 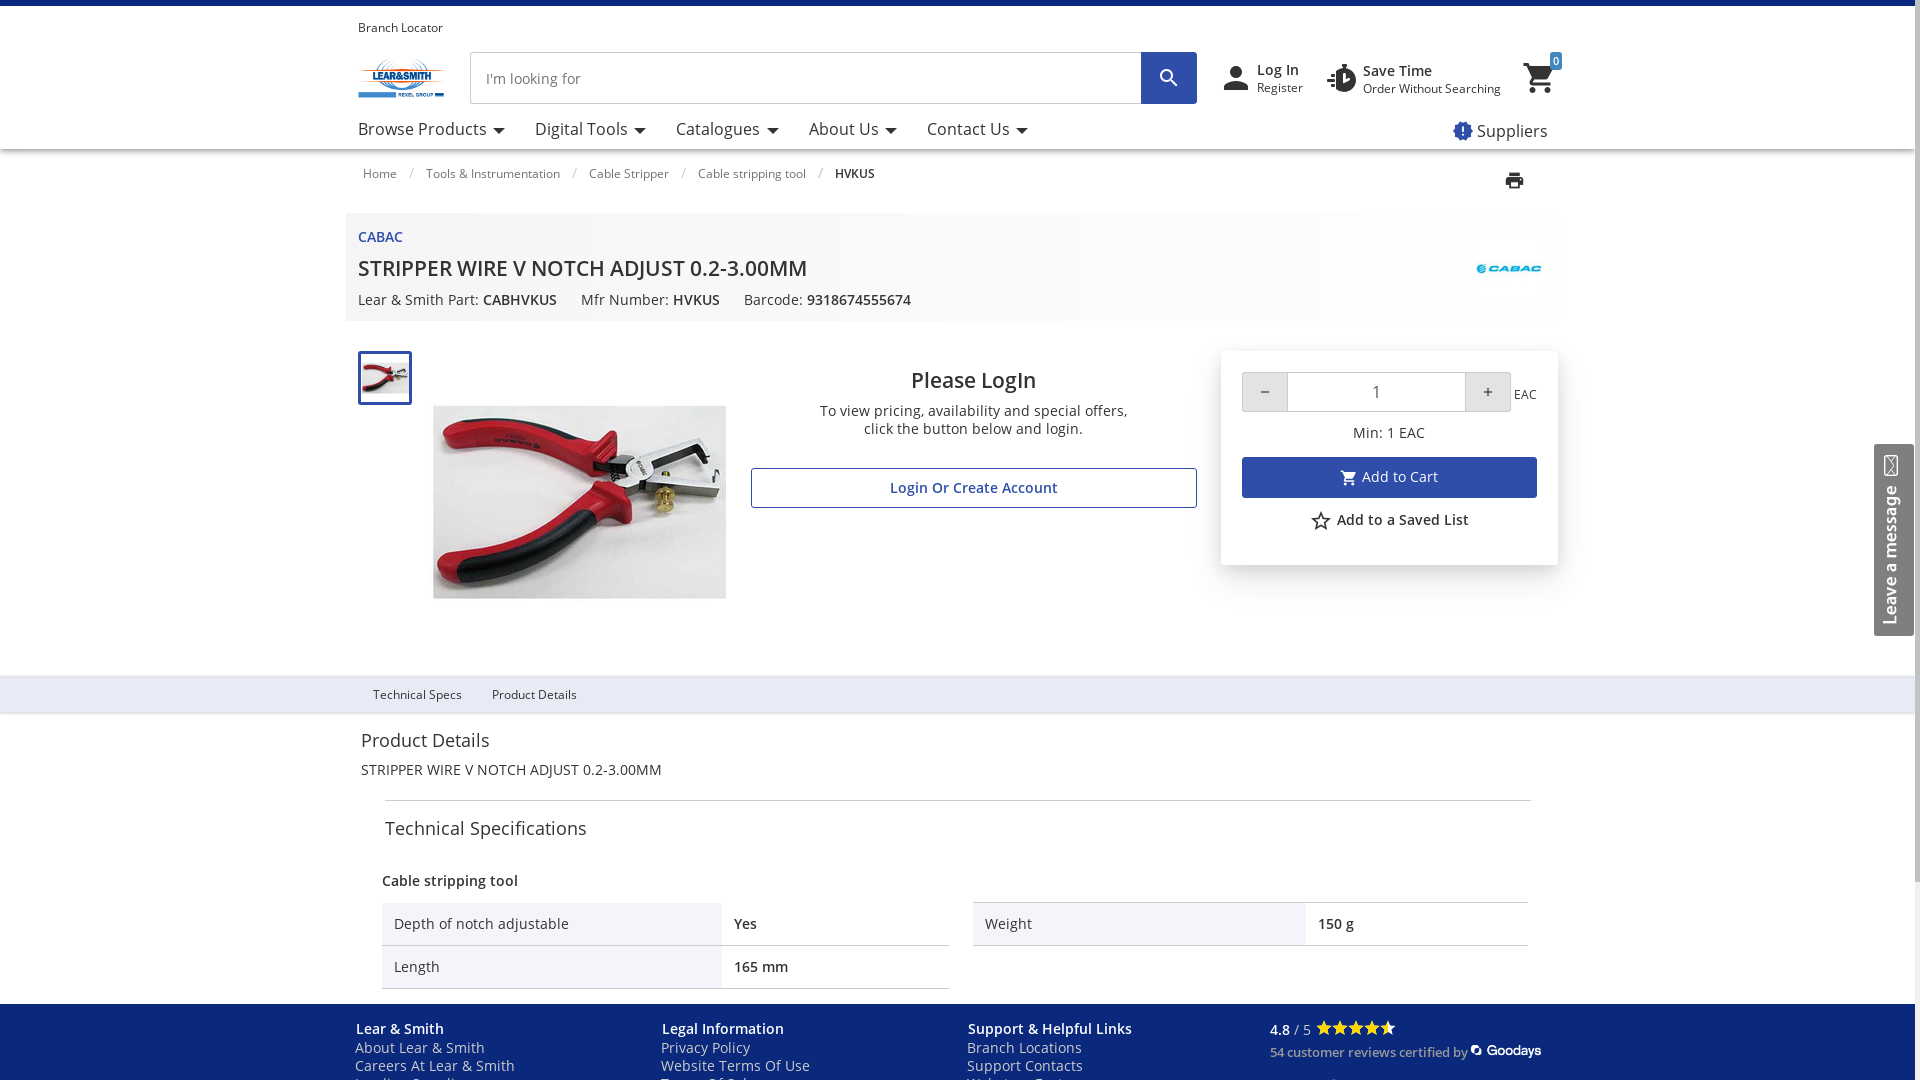 I want to click on 'Technical Specs', so click(x=416, y=693).